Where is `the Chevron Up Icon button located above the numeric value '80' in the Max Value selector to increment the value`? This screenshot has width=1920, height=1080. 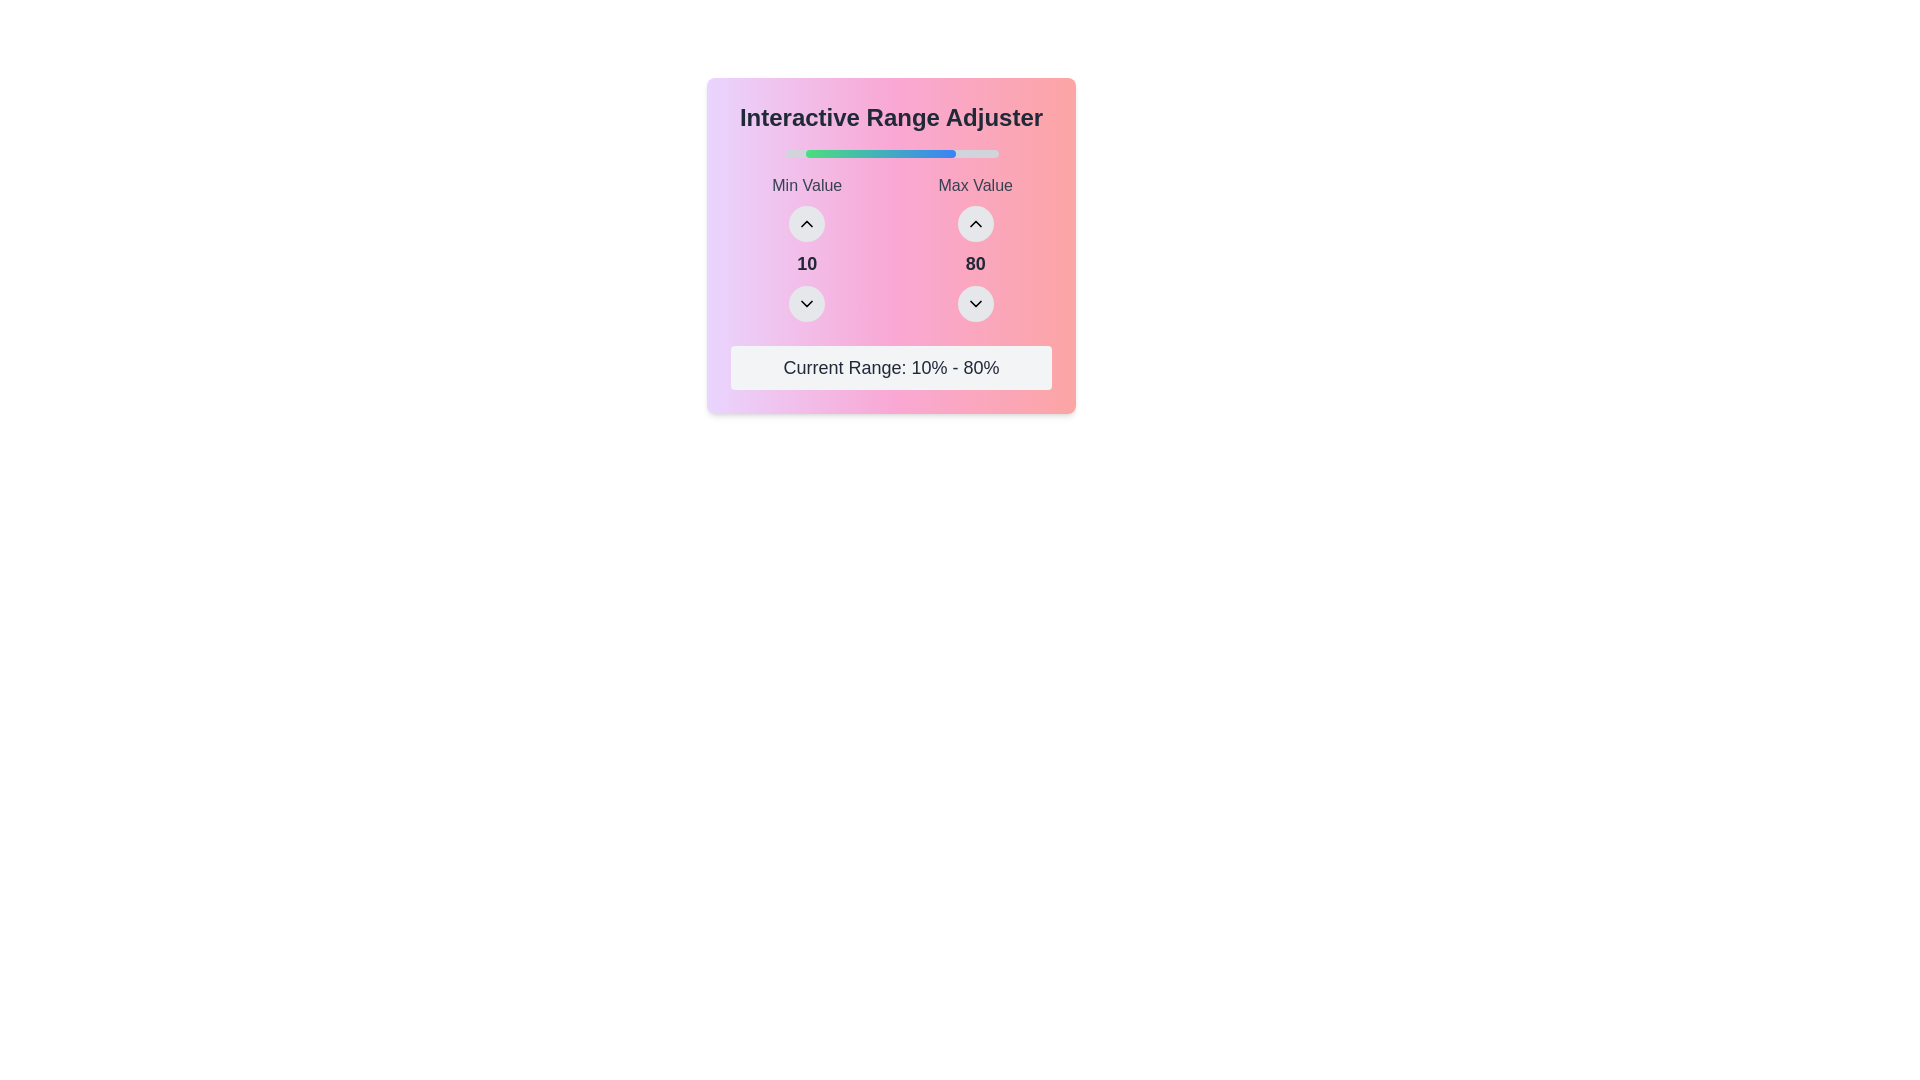 the Chevron Up Icon button located above the numeric value '80' in the Max Value selector to increment the value is located at coordinates (975, 223).